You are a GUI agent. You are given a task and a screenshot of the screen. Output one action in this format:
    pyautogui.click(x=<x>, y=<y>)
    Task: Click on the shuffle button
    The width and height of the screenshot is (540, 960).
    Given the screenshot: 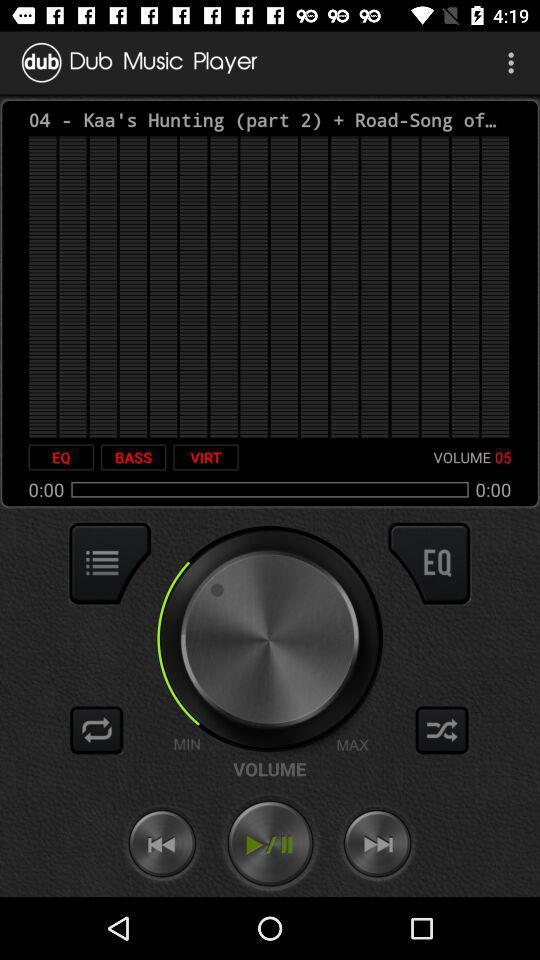 What is the action you would take?
    pyautogui.click(x=442, y=729)
    